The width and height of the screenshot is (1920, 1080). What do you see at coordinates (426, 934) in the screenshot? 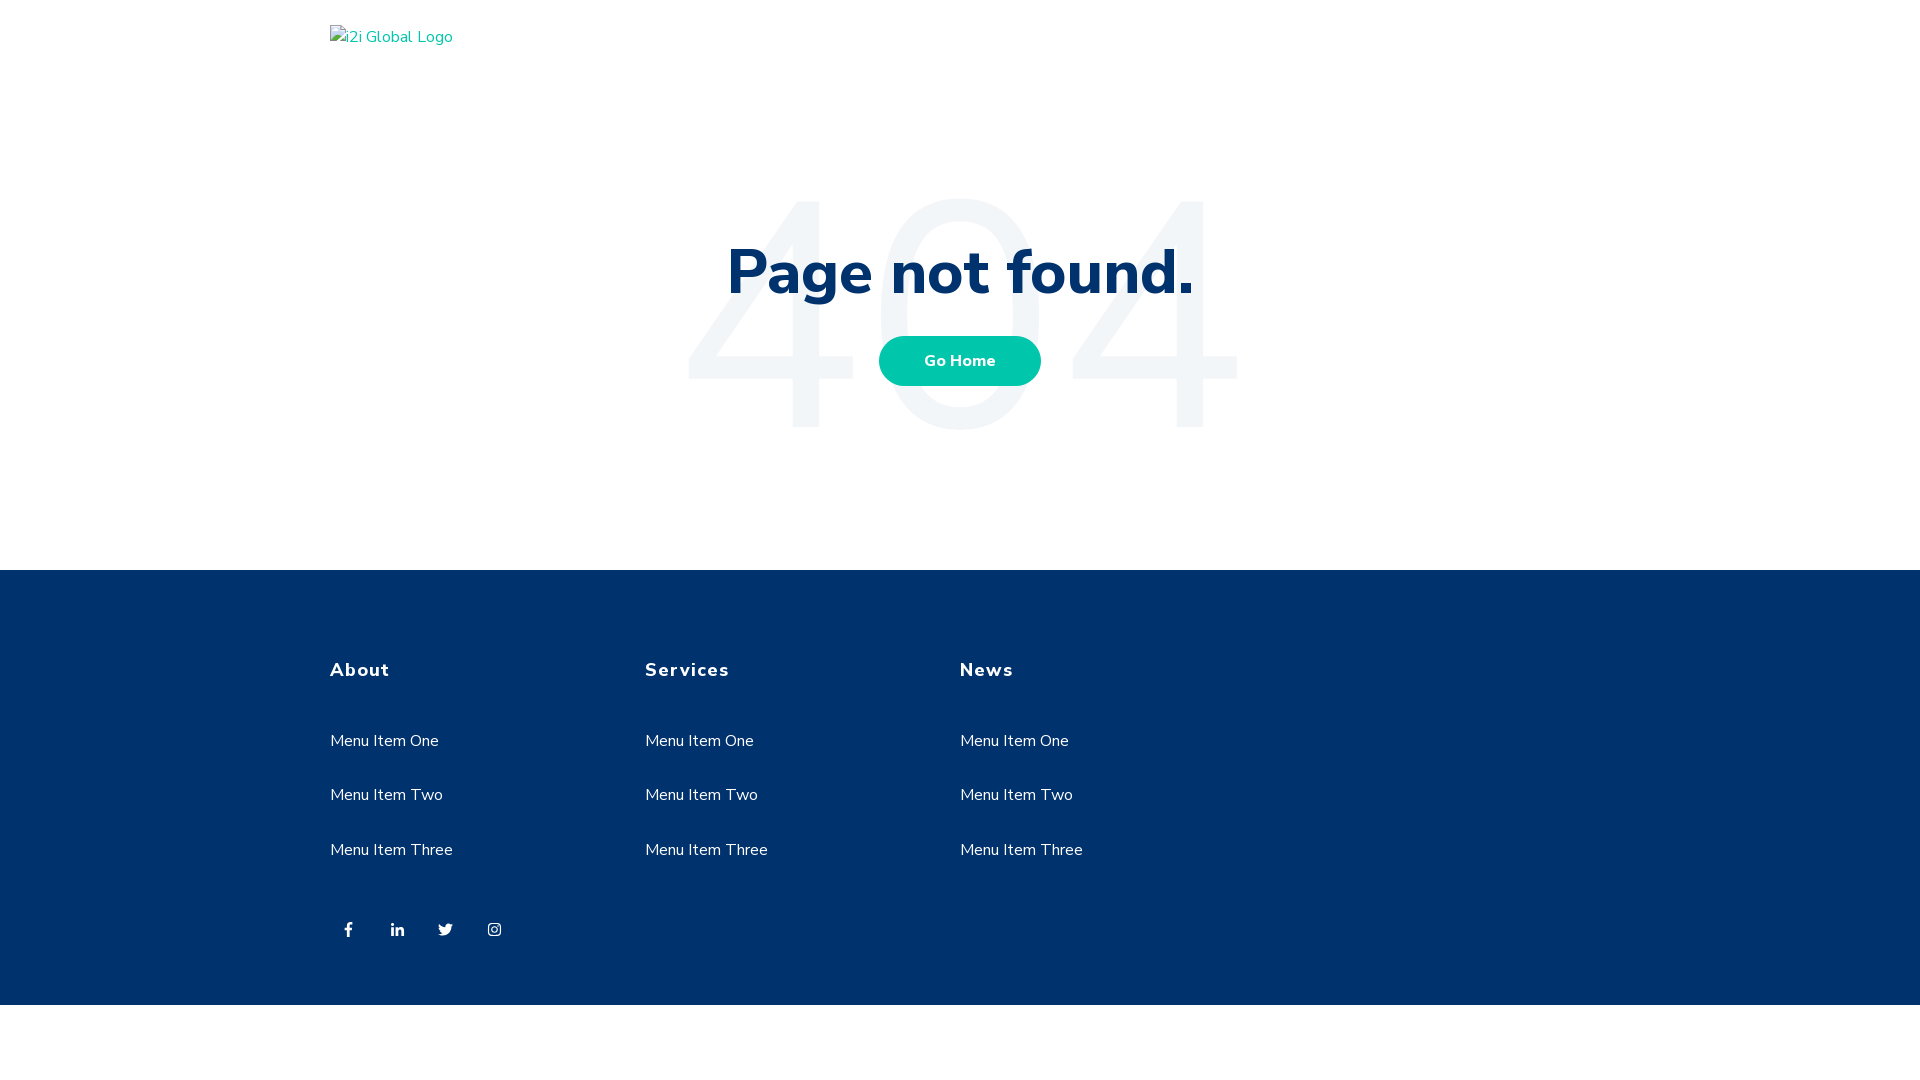
I see `'Follow us on Twitter'` at bounding box center [426, 934].